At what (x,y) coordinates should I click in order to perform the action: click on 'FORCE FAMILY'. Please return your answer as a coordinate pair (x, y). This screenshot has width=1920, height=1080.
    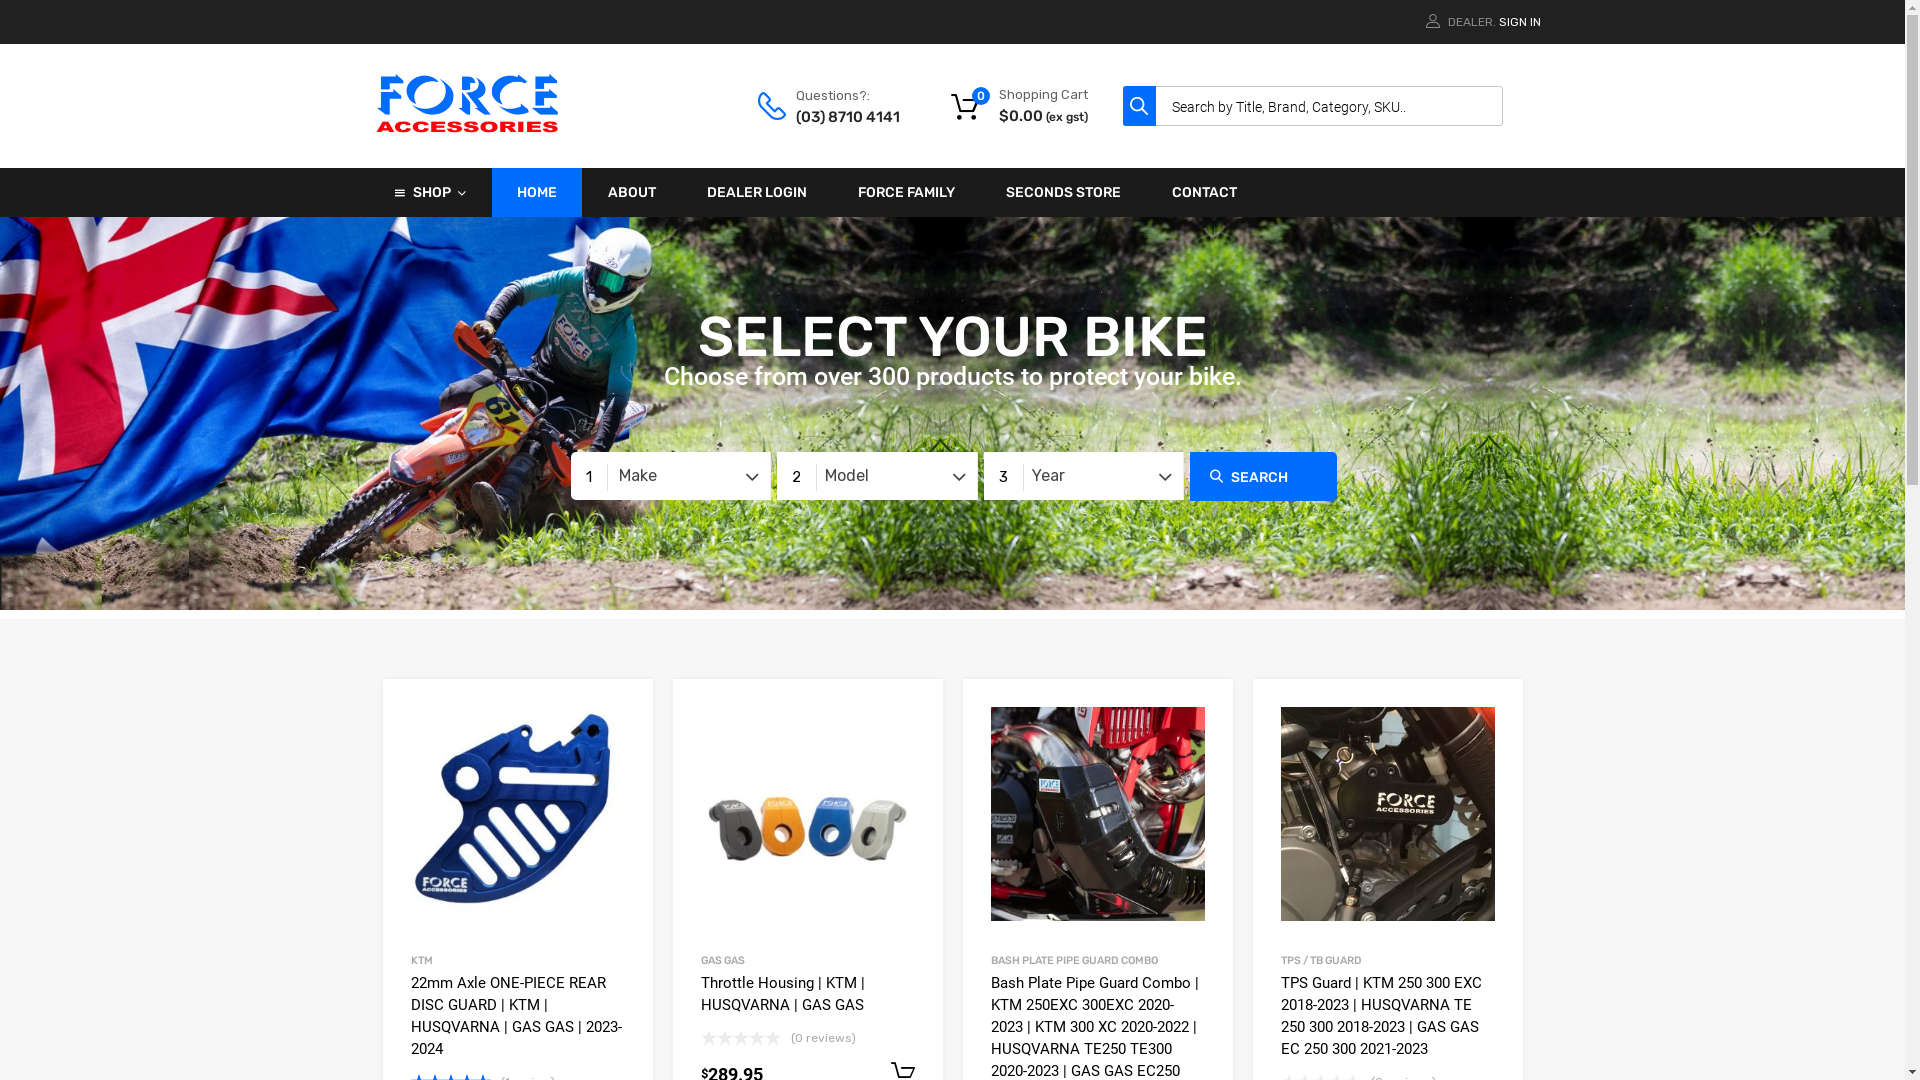
    Looking at the image, I should click on (905, 192).